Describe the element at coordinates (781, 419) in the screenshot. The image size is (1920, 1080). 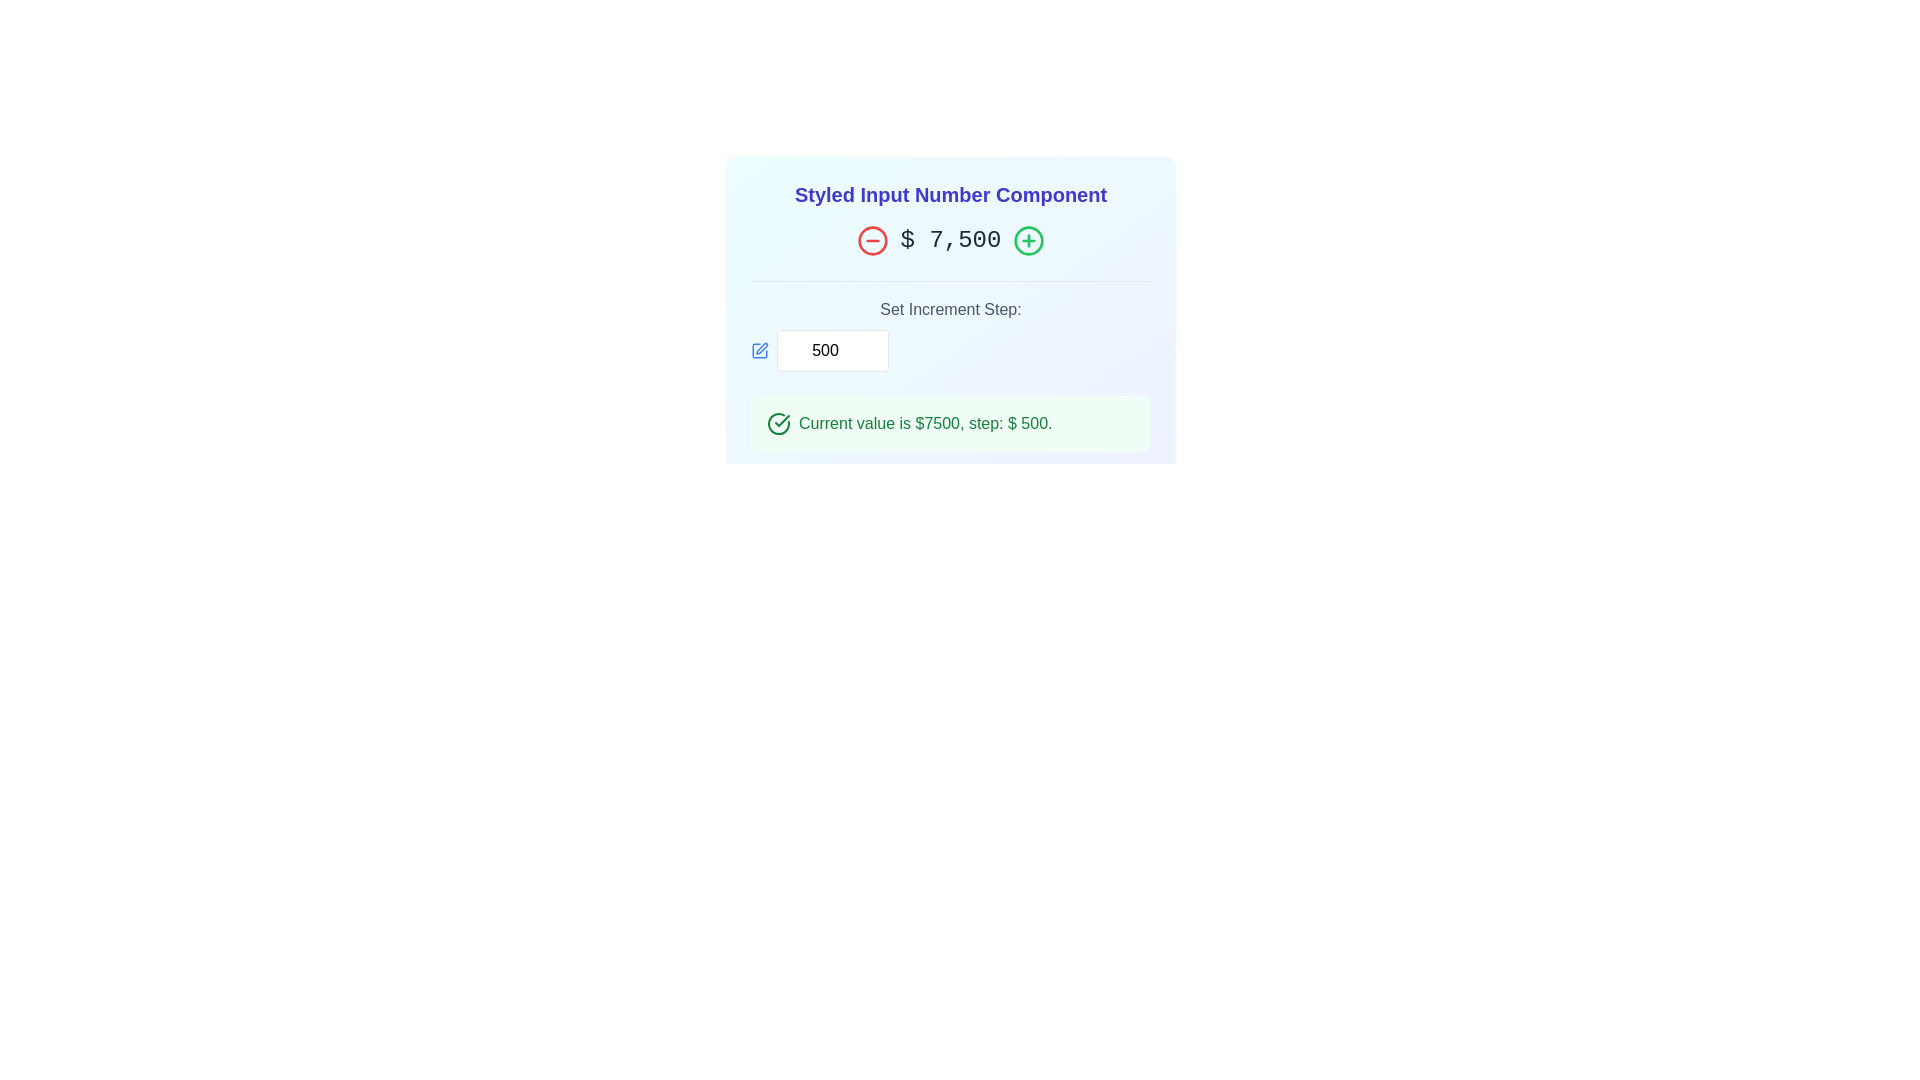
I see `the checkmark icon within the SVG graphic that indicates the validation of the statement 'Current value is $7500, step: $500.'` at that location.